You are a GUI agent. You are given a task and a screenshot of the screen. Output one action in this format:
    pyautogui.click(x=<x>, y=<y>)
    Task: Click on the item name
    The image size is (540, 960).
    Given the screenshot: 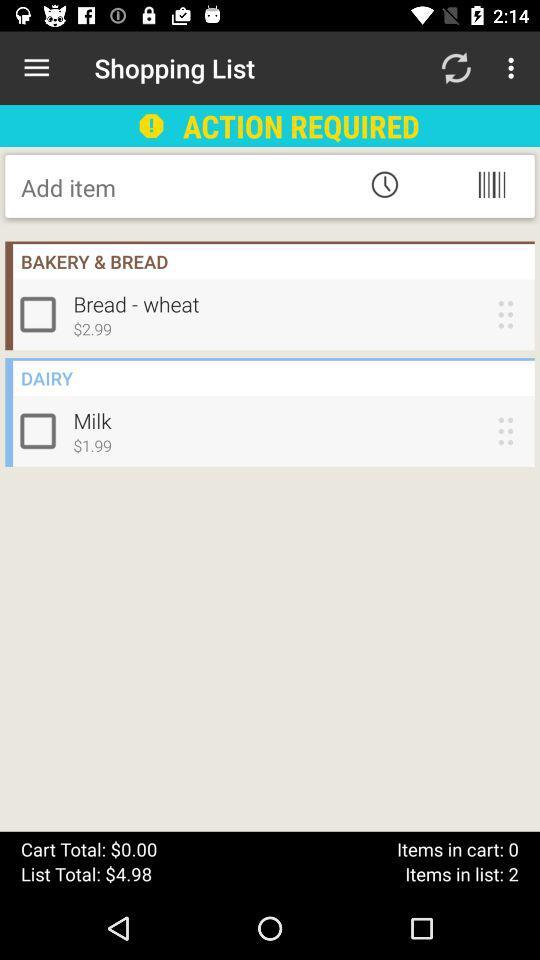 What is the action you would take?
    pyautogui.click(x=181, y=187)
    